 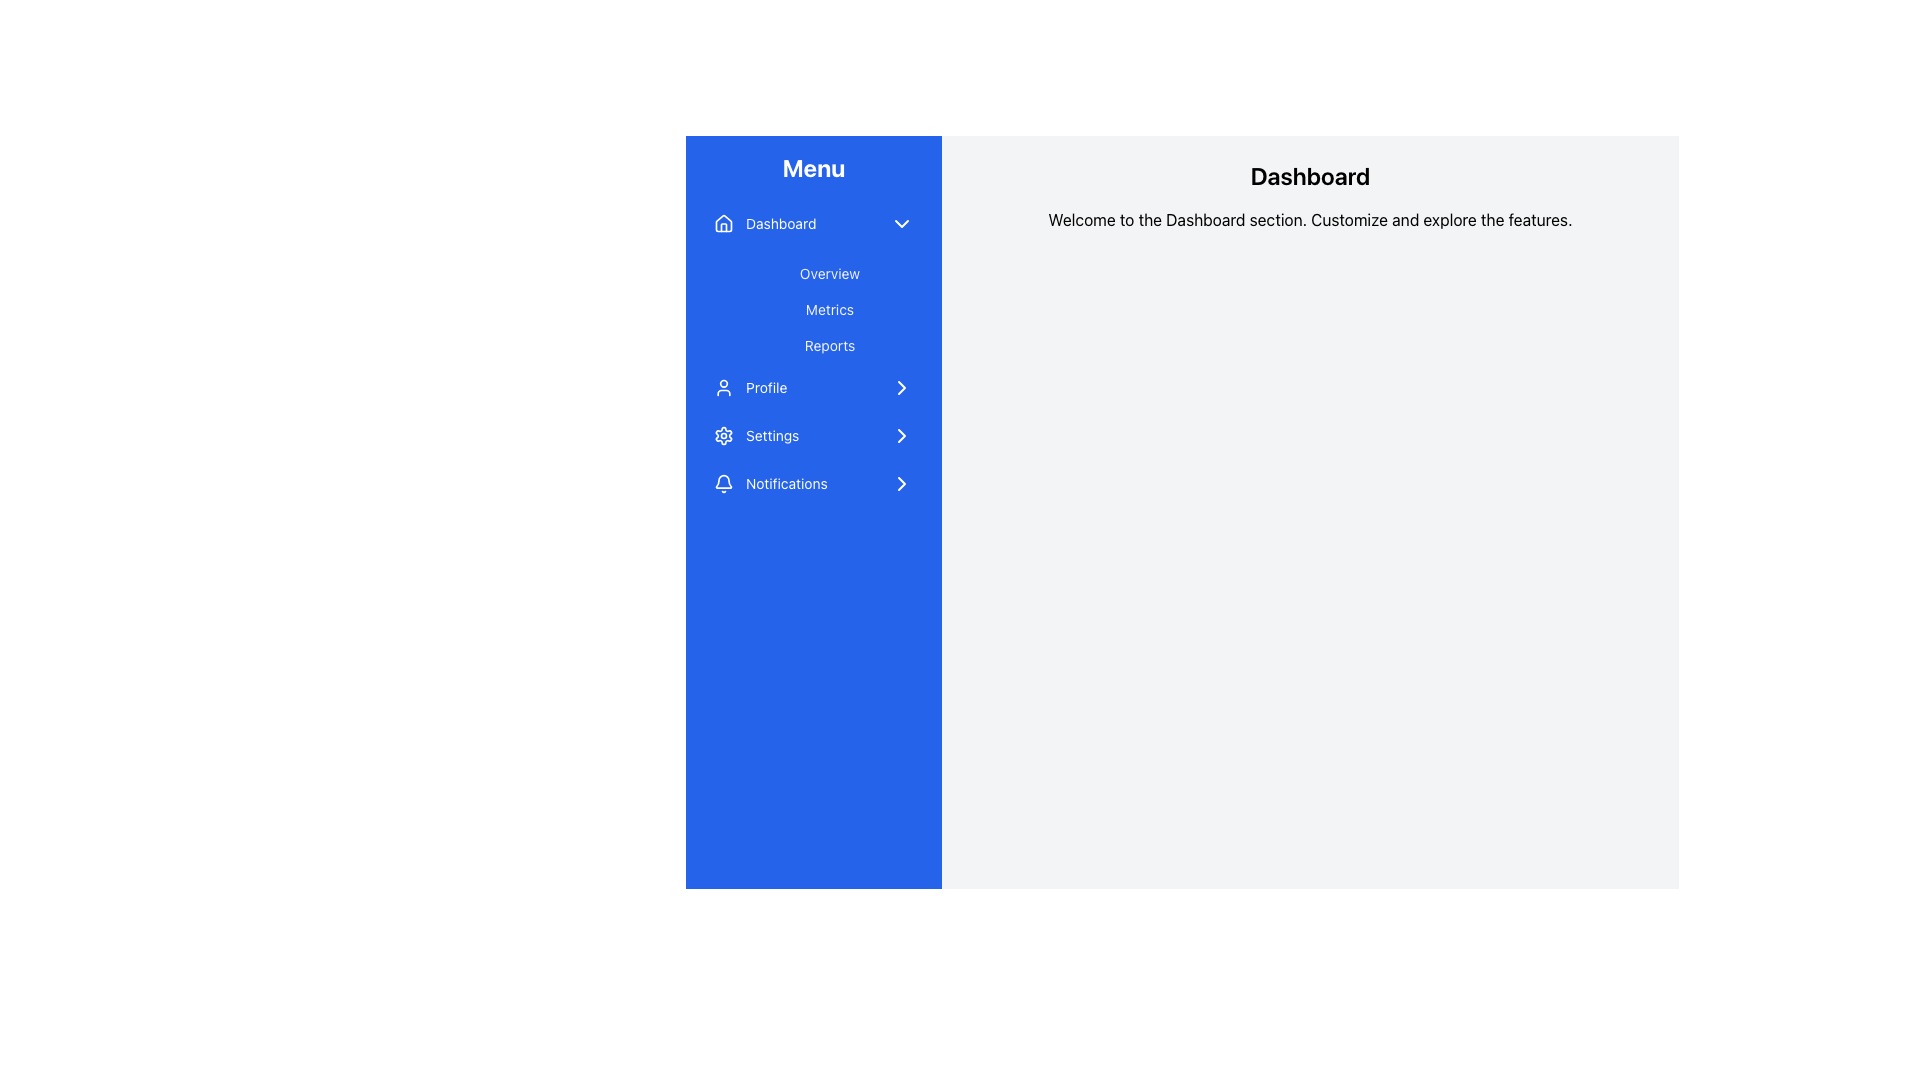 I want to click on the 'Reports' submenu item in the sidebar menu for keyboard navigation, so click(x=814, y=353).